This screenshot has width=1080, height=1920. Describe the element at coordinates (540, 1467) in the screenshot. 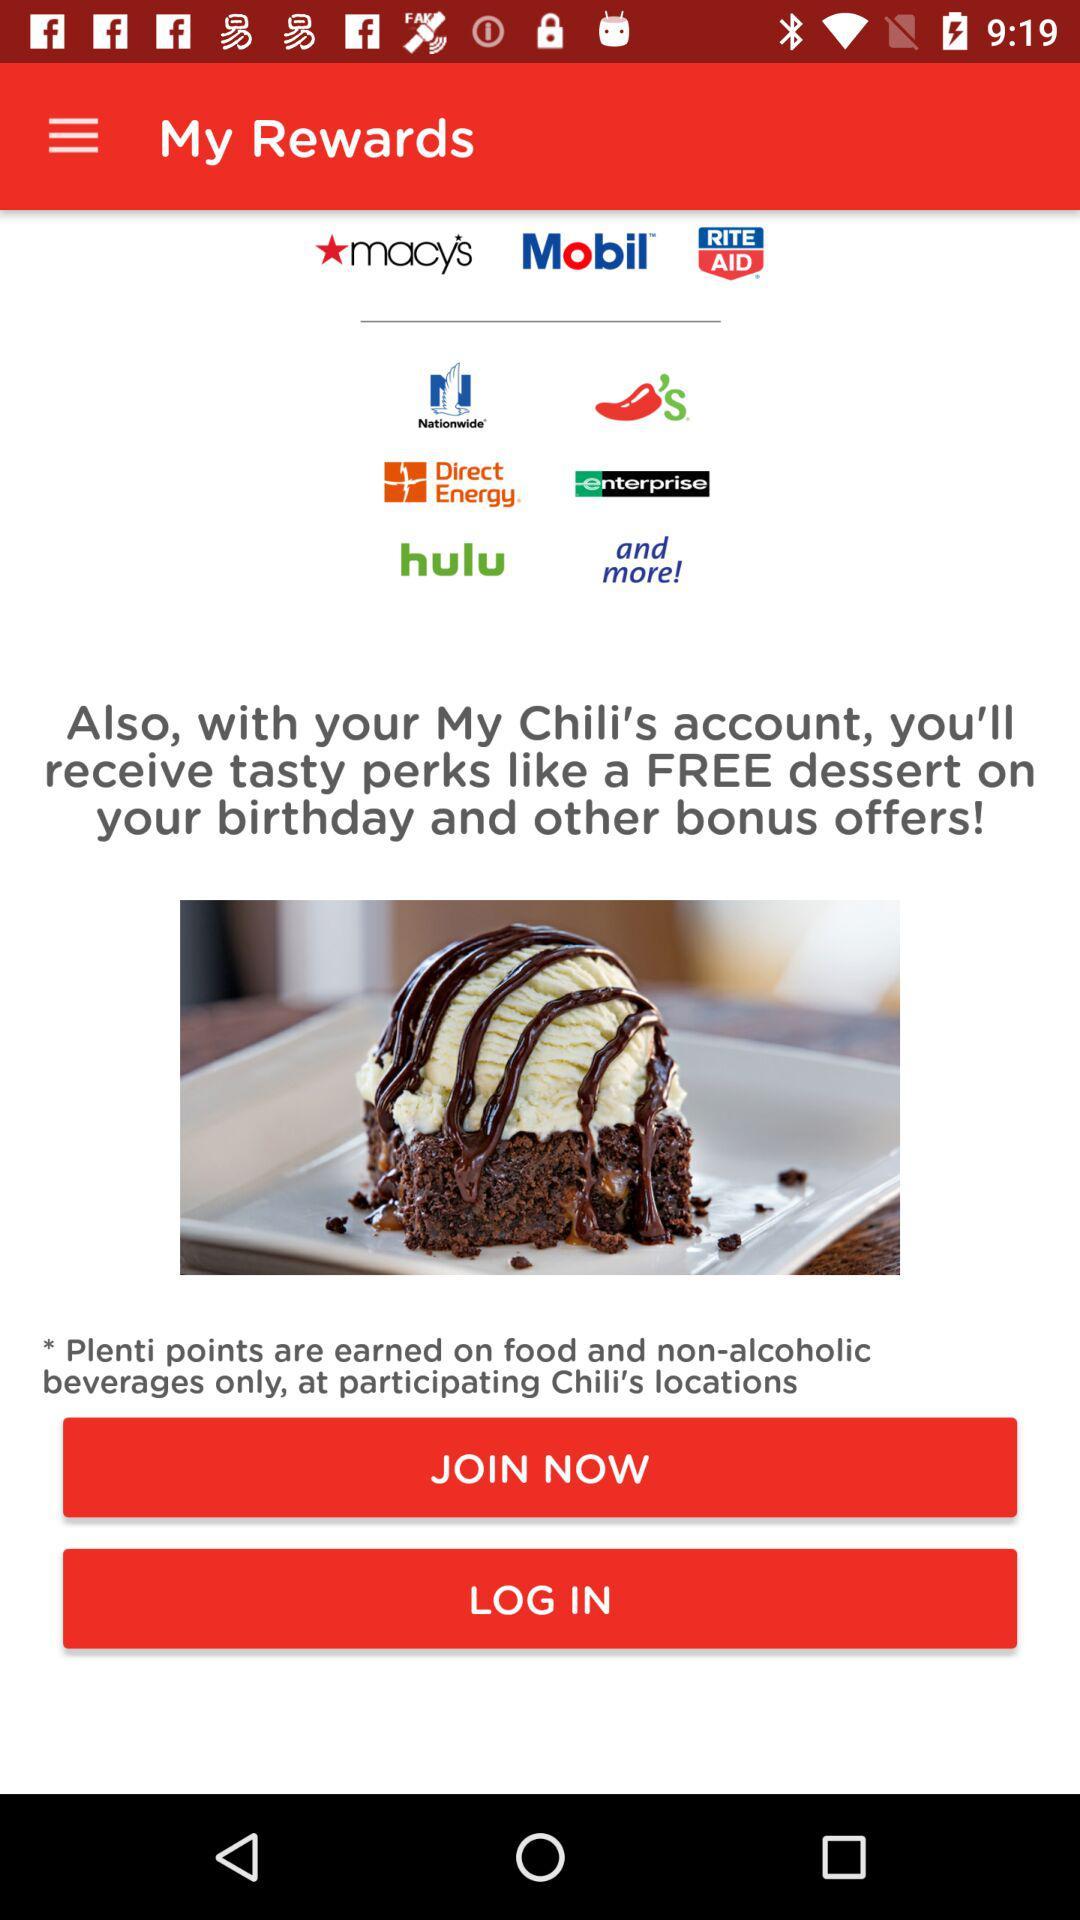

I see `the icon above log in` at that location.